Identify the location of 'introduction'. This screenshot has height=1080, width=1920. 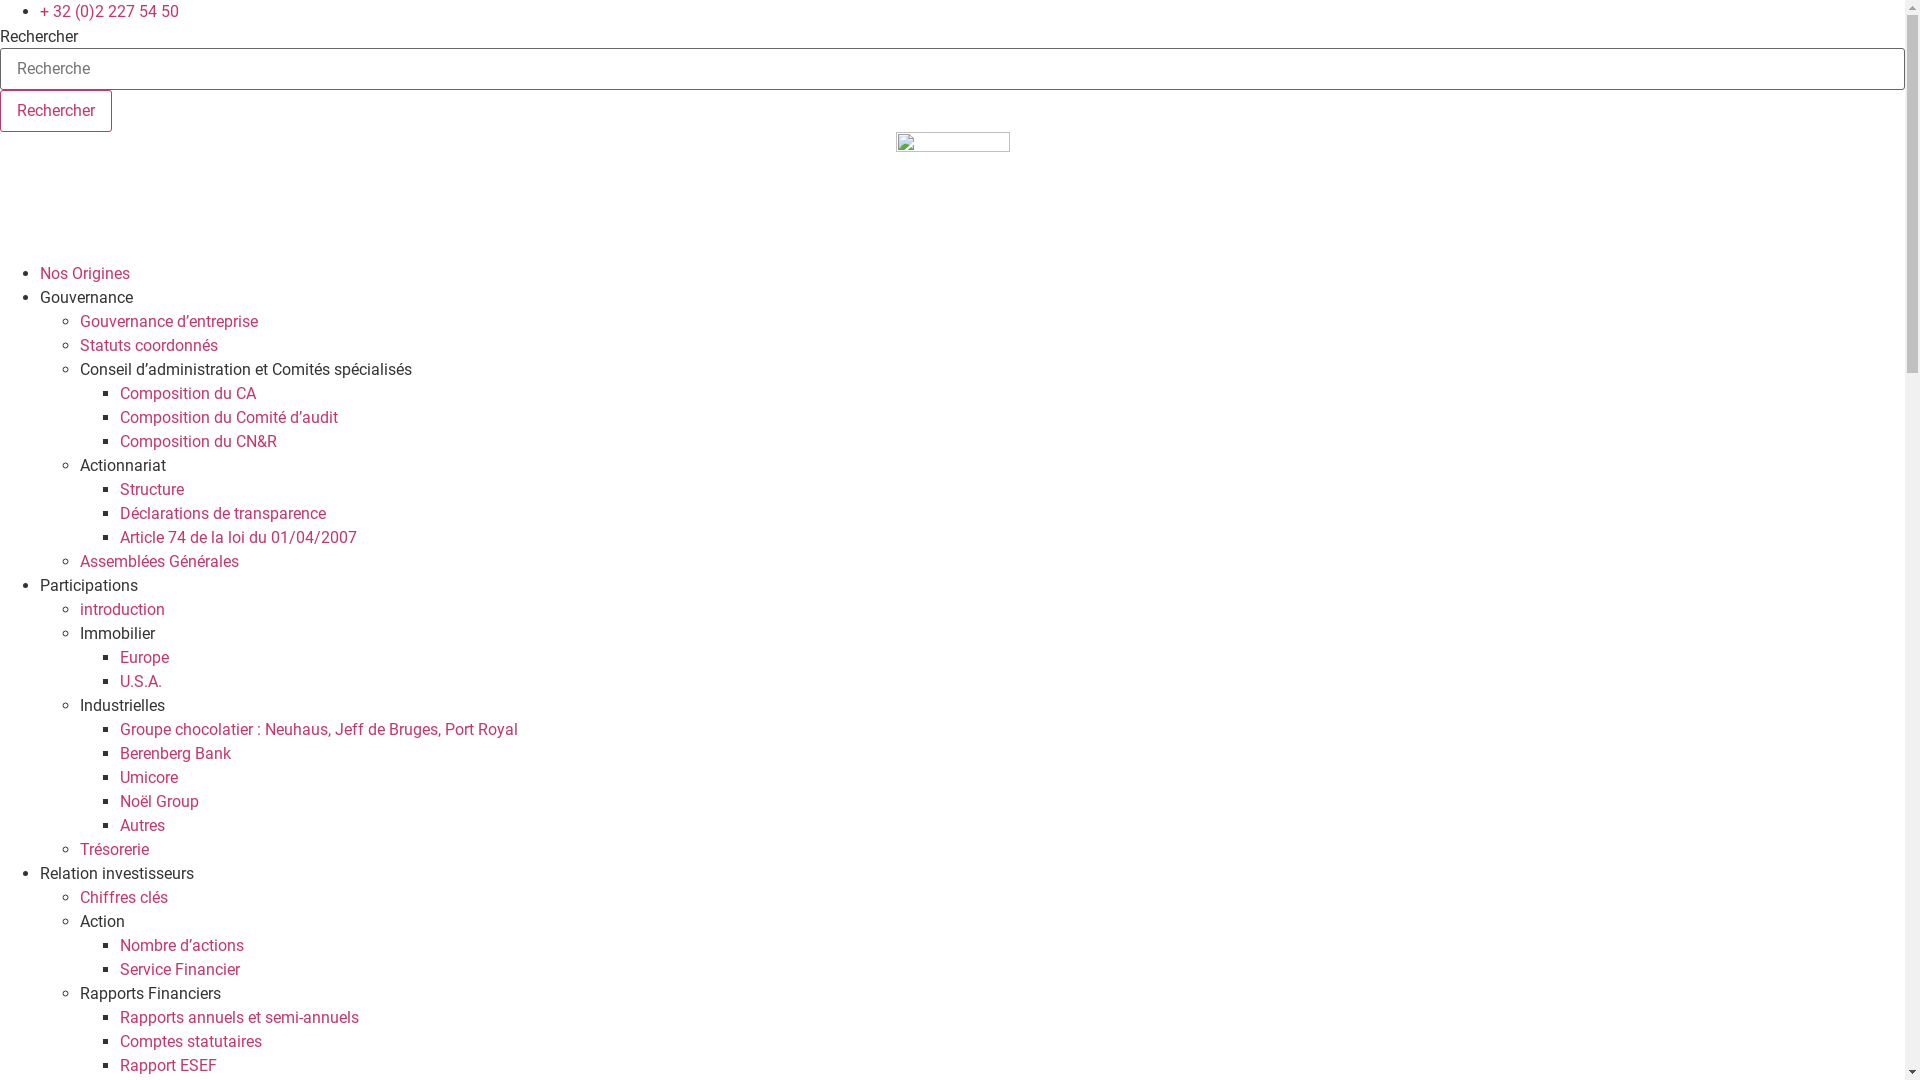
(121, 608).